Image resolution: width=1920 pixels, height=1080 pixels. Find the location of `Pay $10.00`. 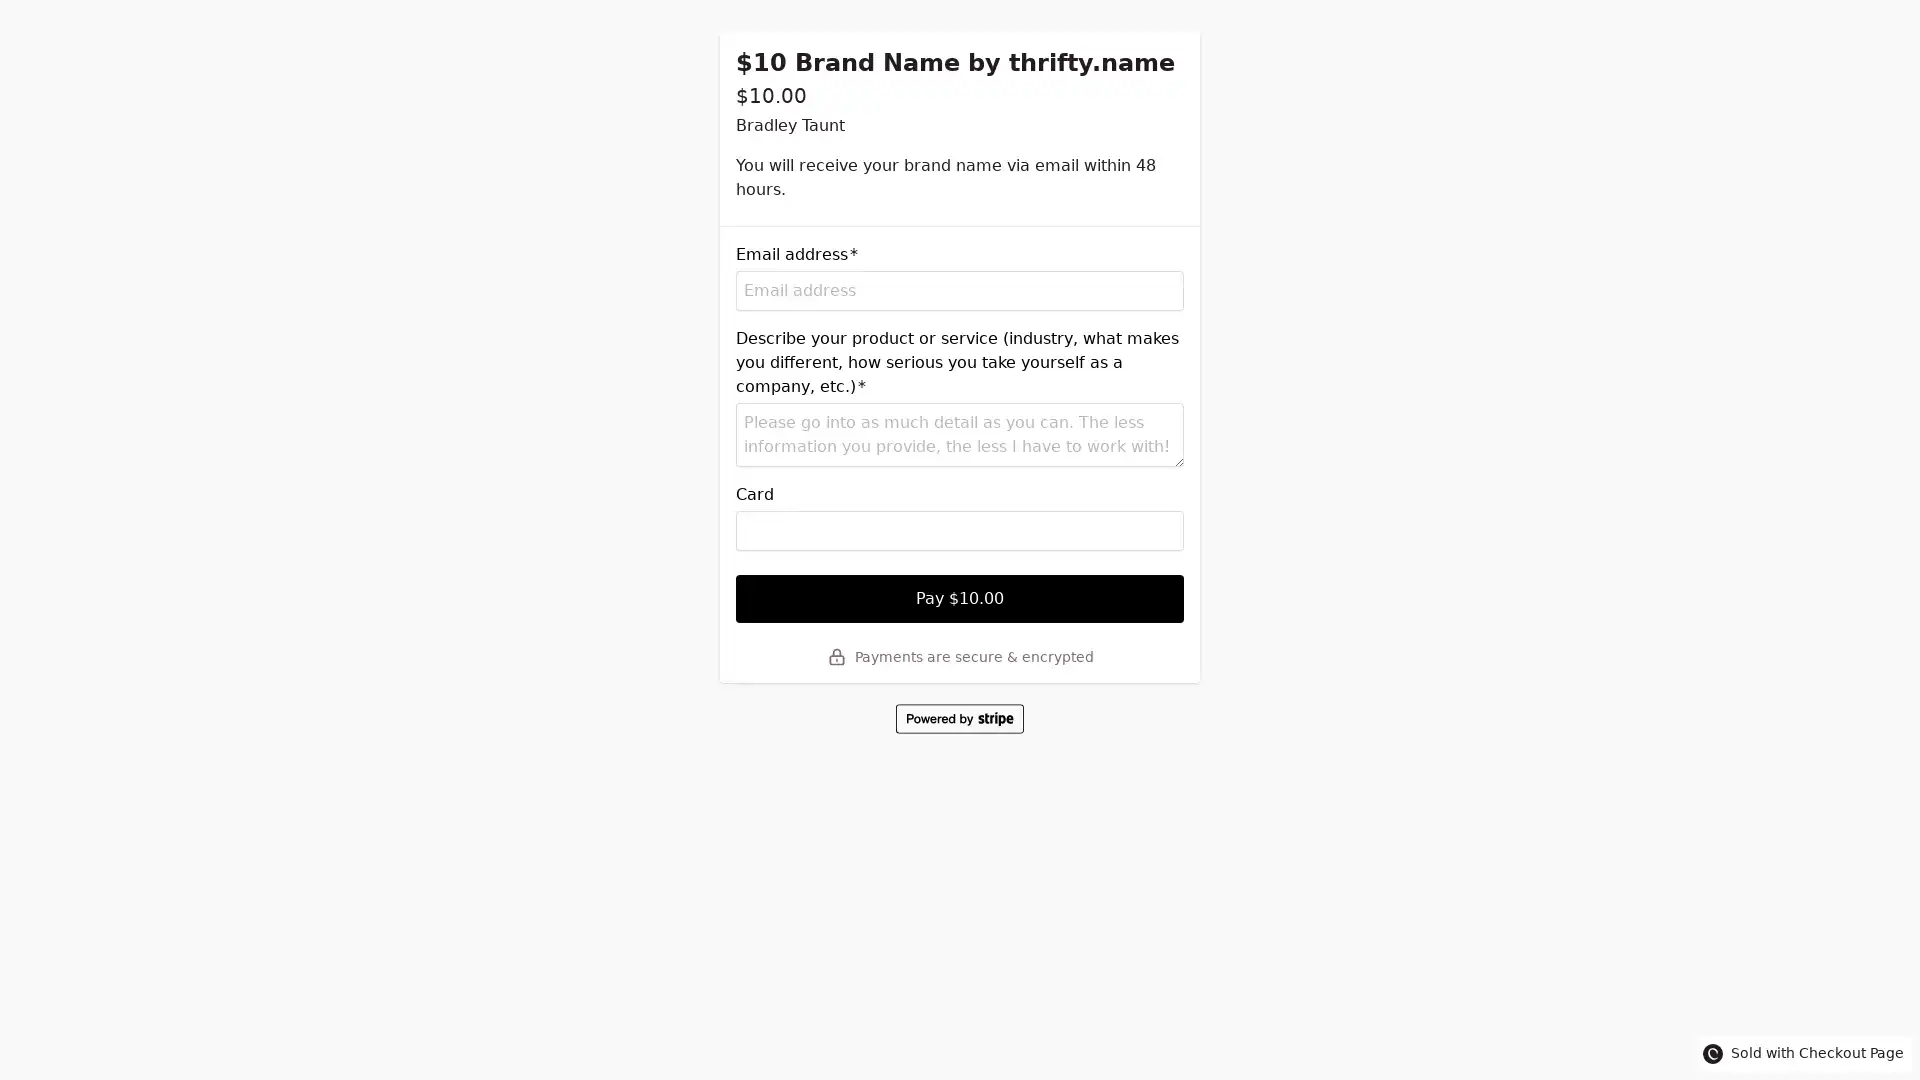

Pay $10.00 is located at coordinates (960, 597).